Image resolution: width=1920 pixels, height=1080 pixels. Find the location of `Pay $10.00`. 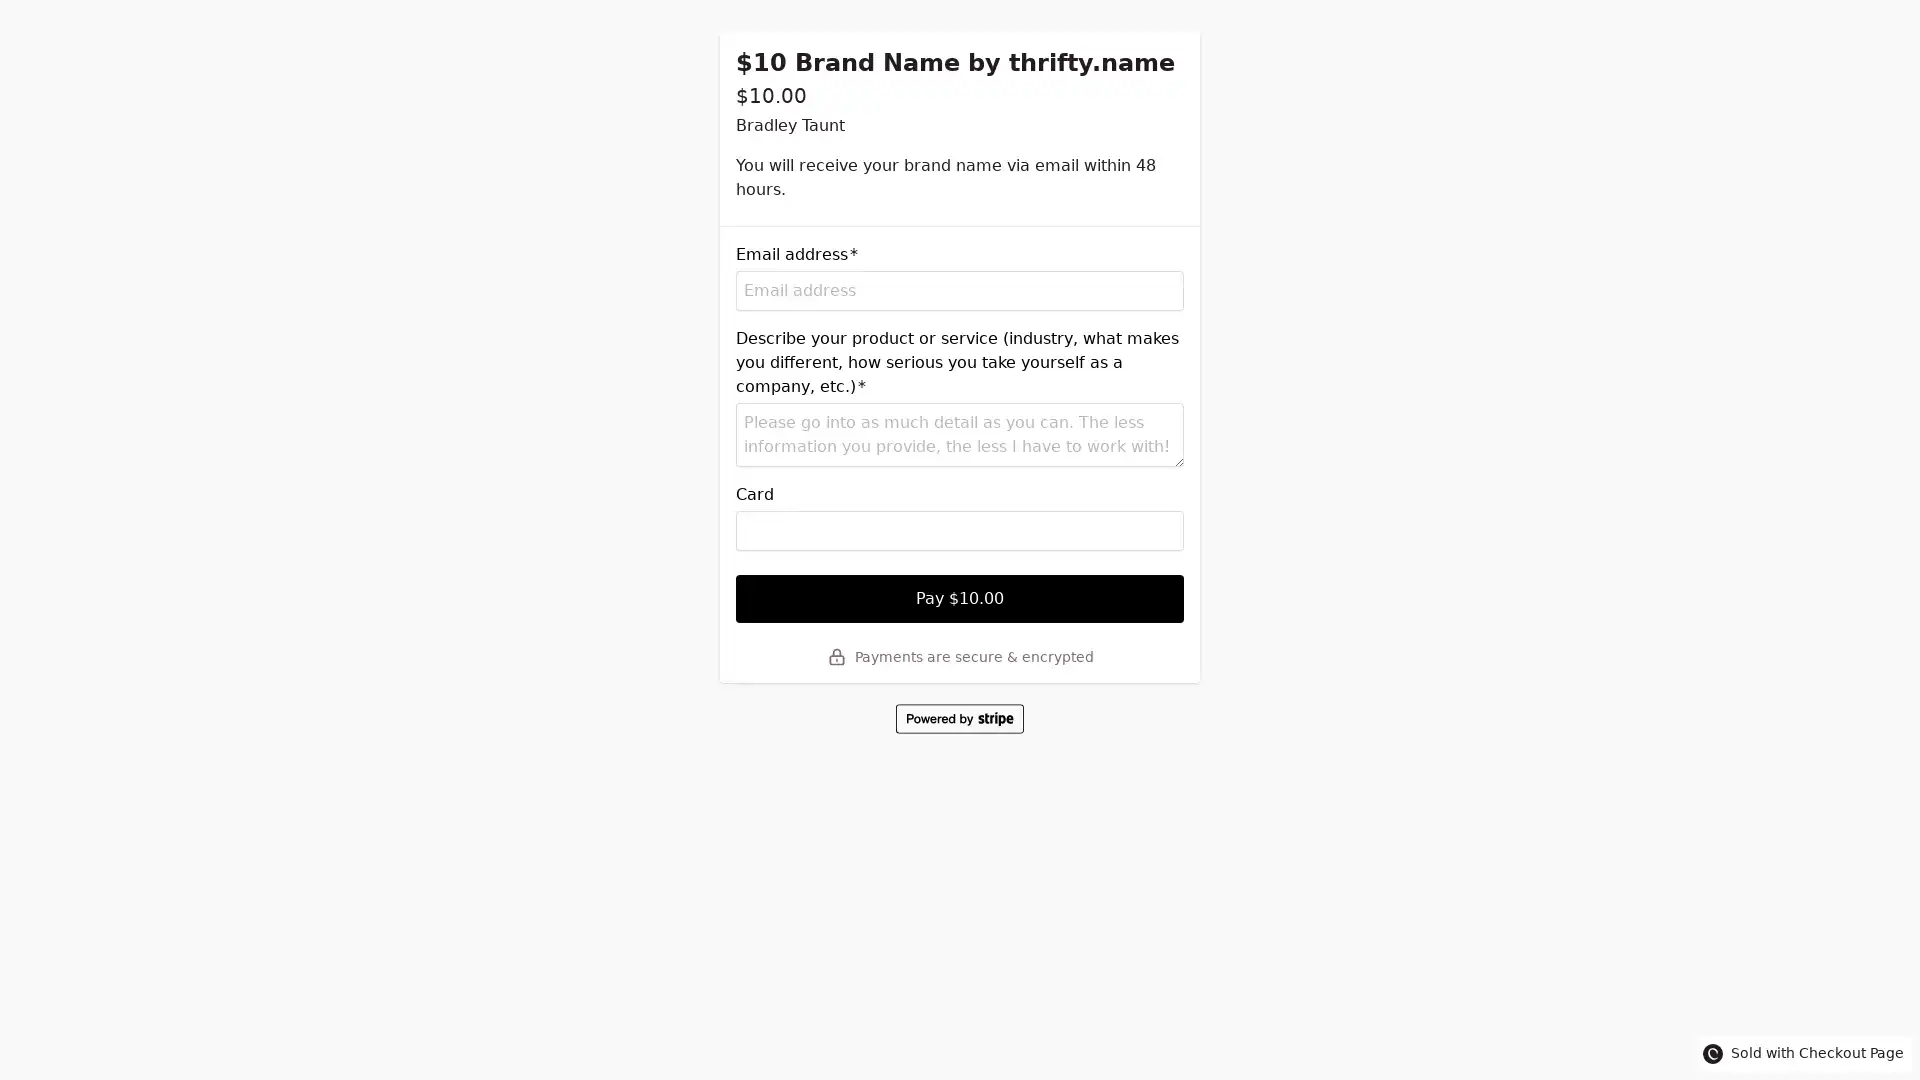

Pay $10.00 is located at coordinates (960, 597).